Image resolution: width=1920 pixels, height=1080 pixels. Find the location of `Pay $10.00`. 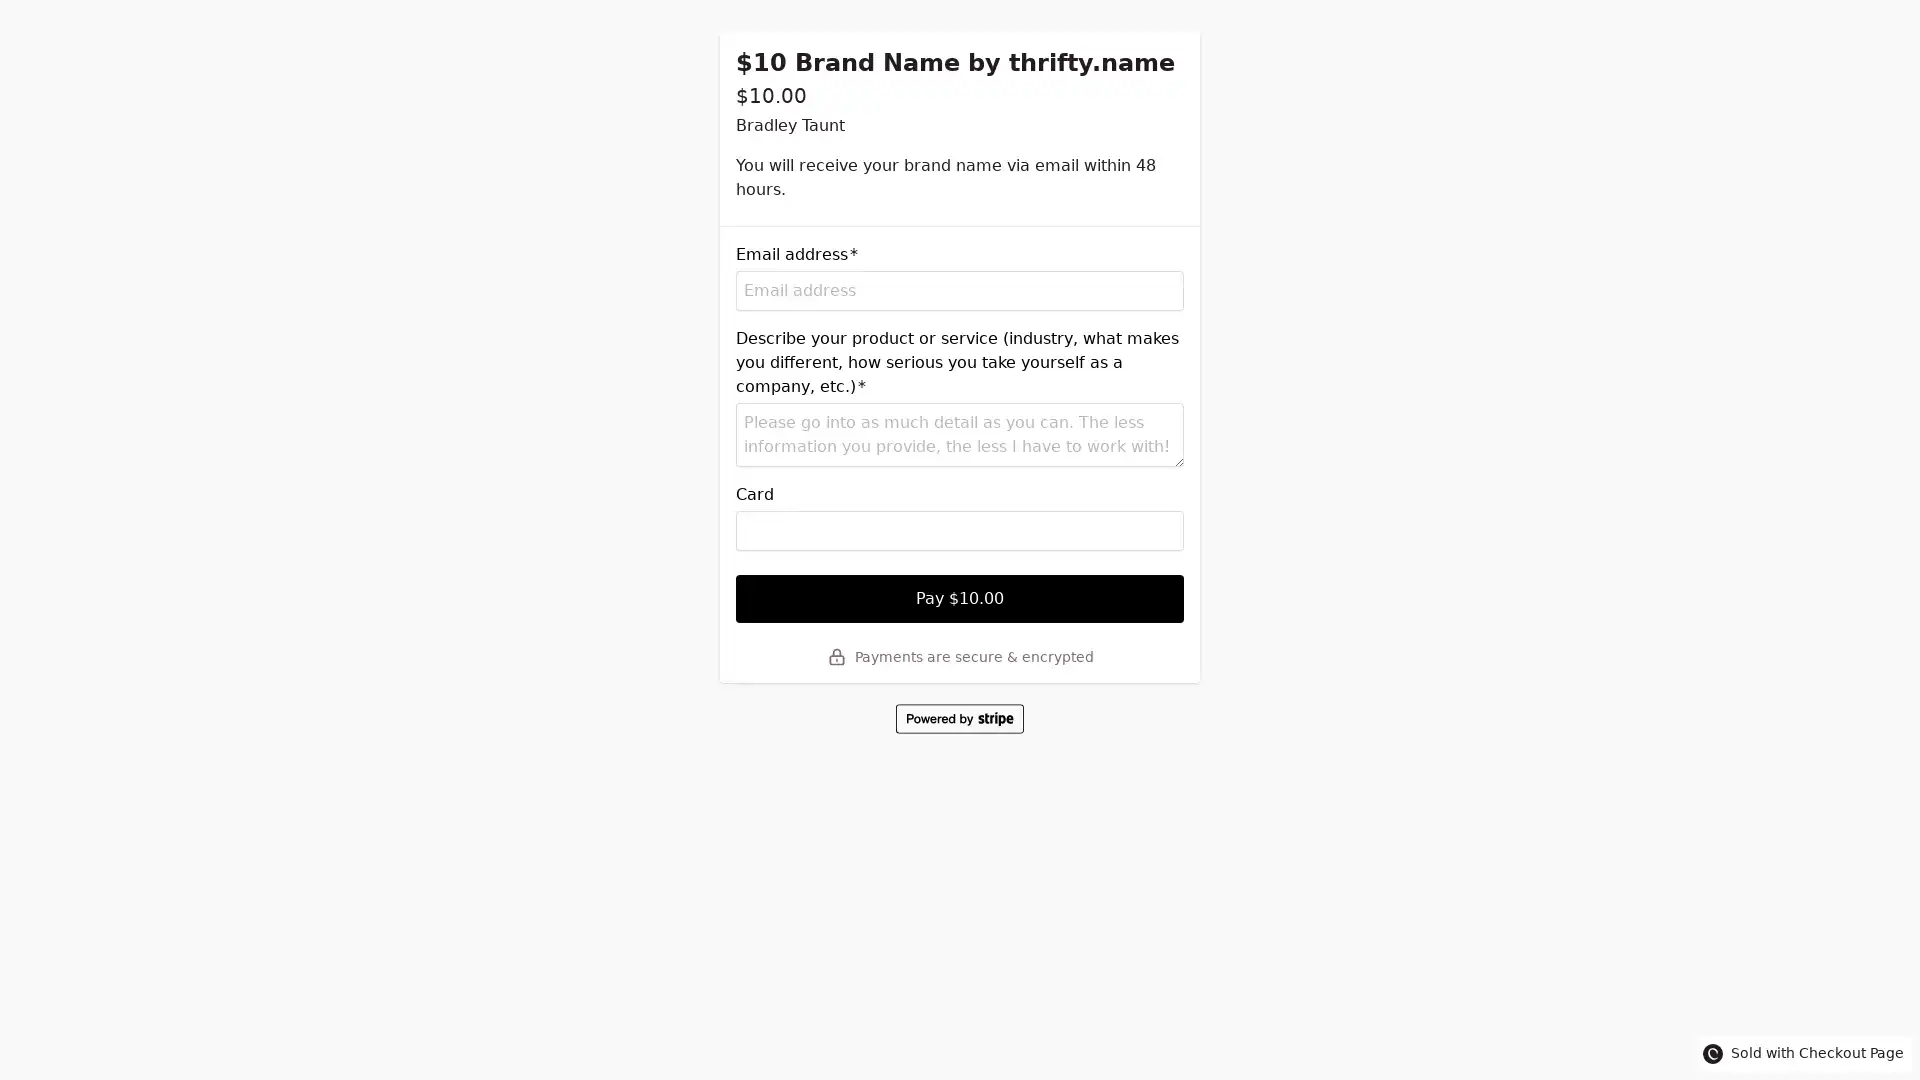

Pay $10.00 is located at coordinates (960, 597).